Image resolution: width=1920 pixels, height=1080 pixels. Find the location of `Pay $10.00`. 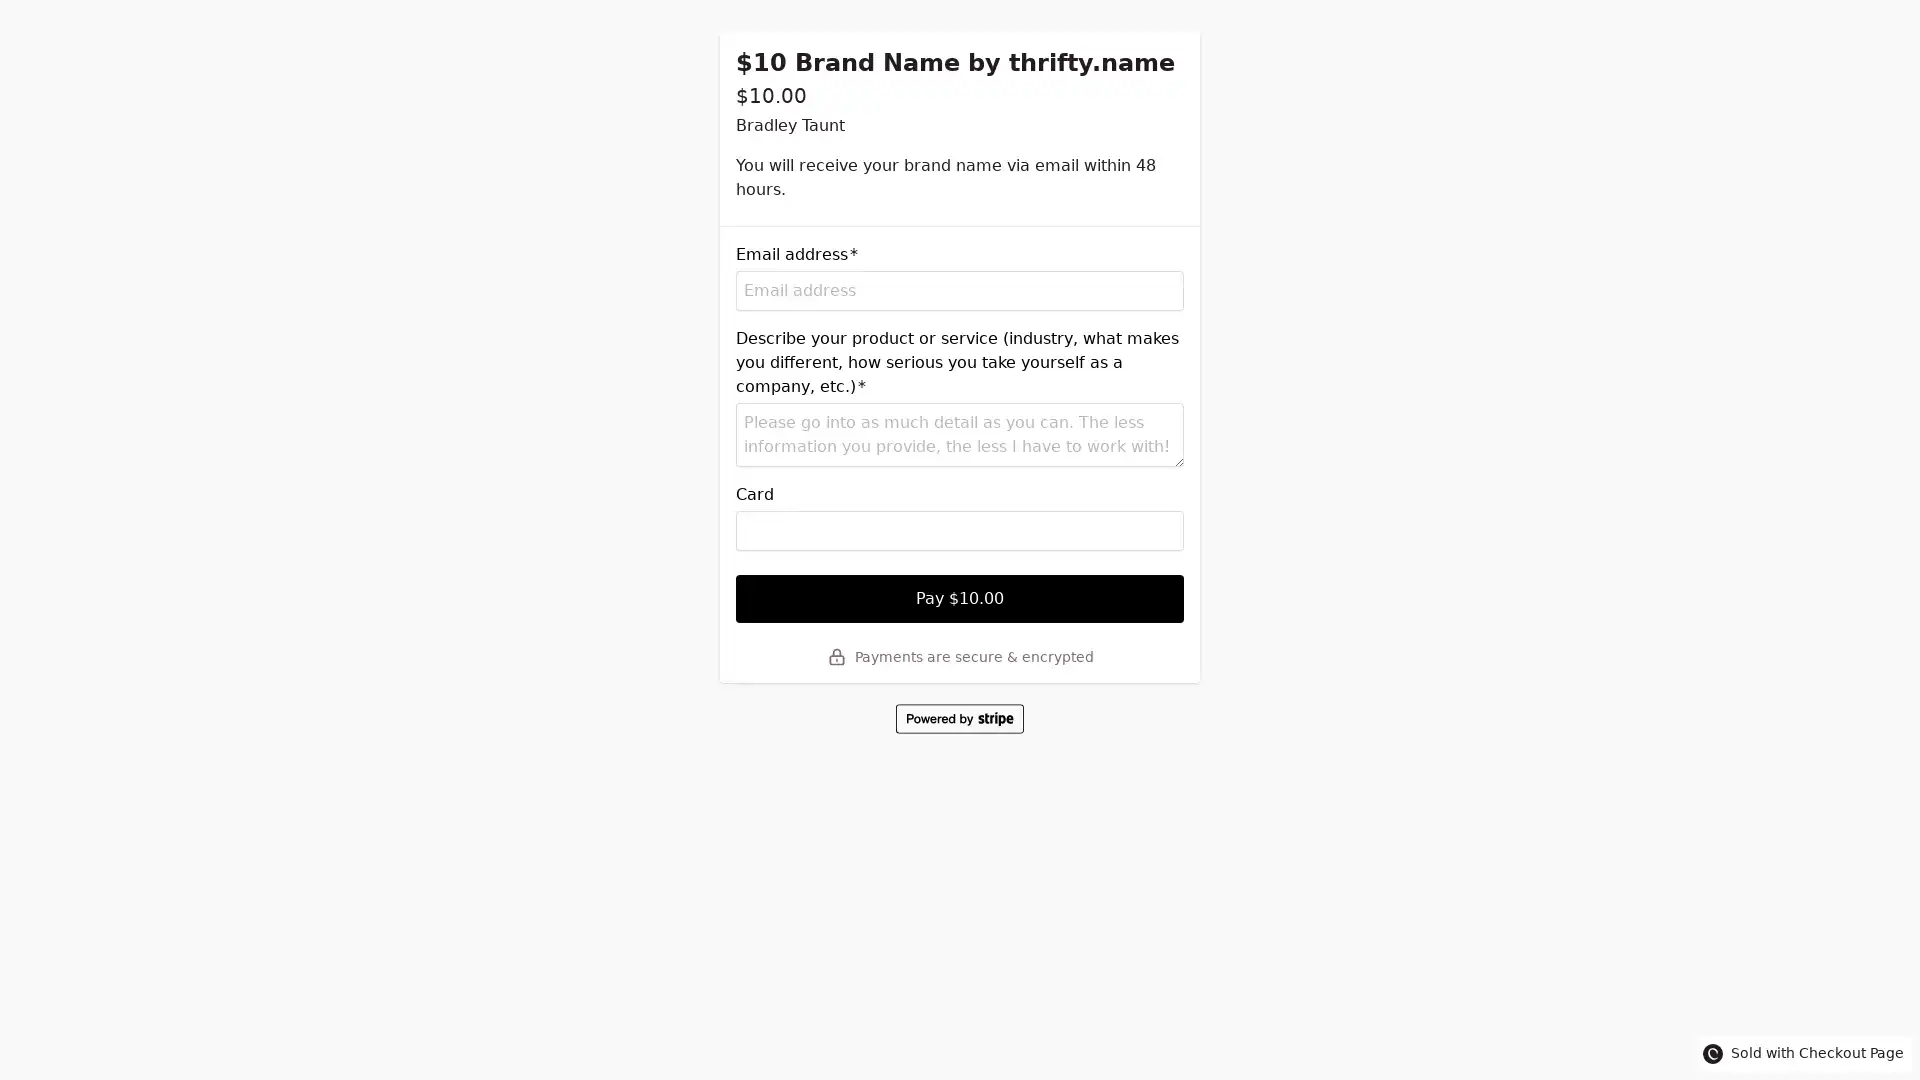

Pay $10.00 is located at coordinates (960, 597).